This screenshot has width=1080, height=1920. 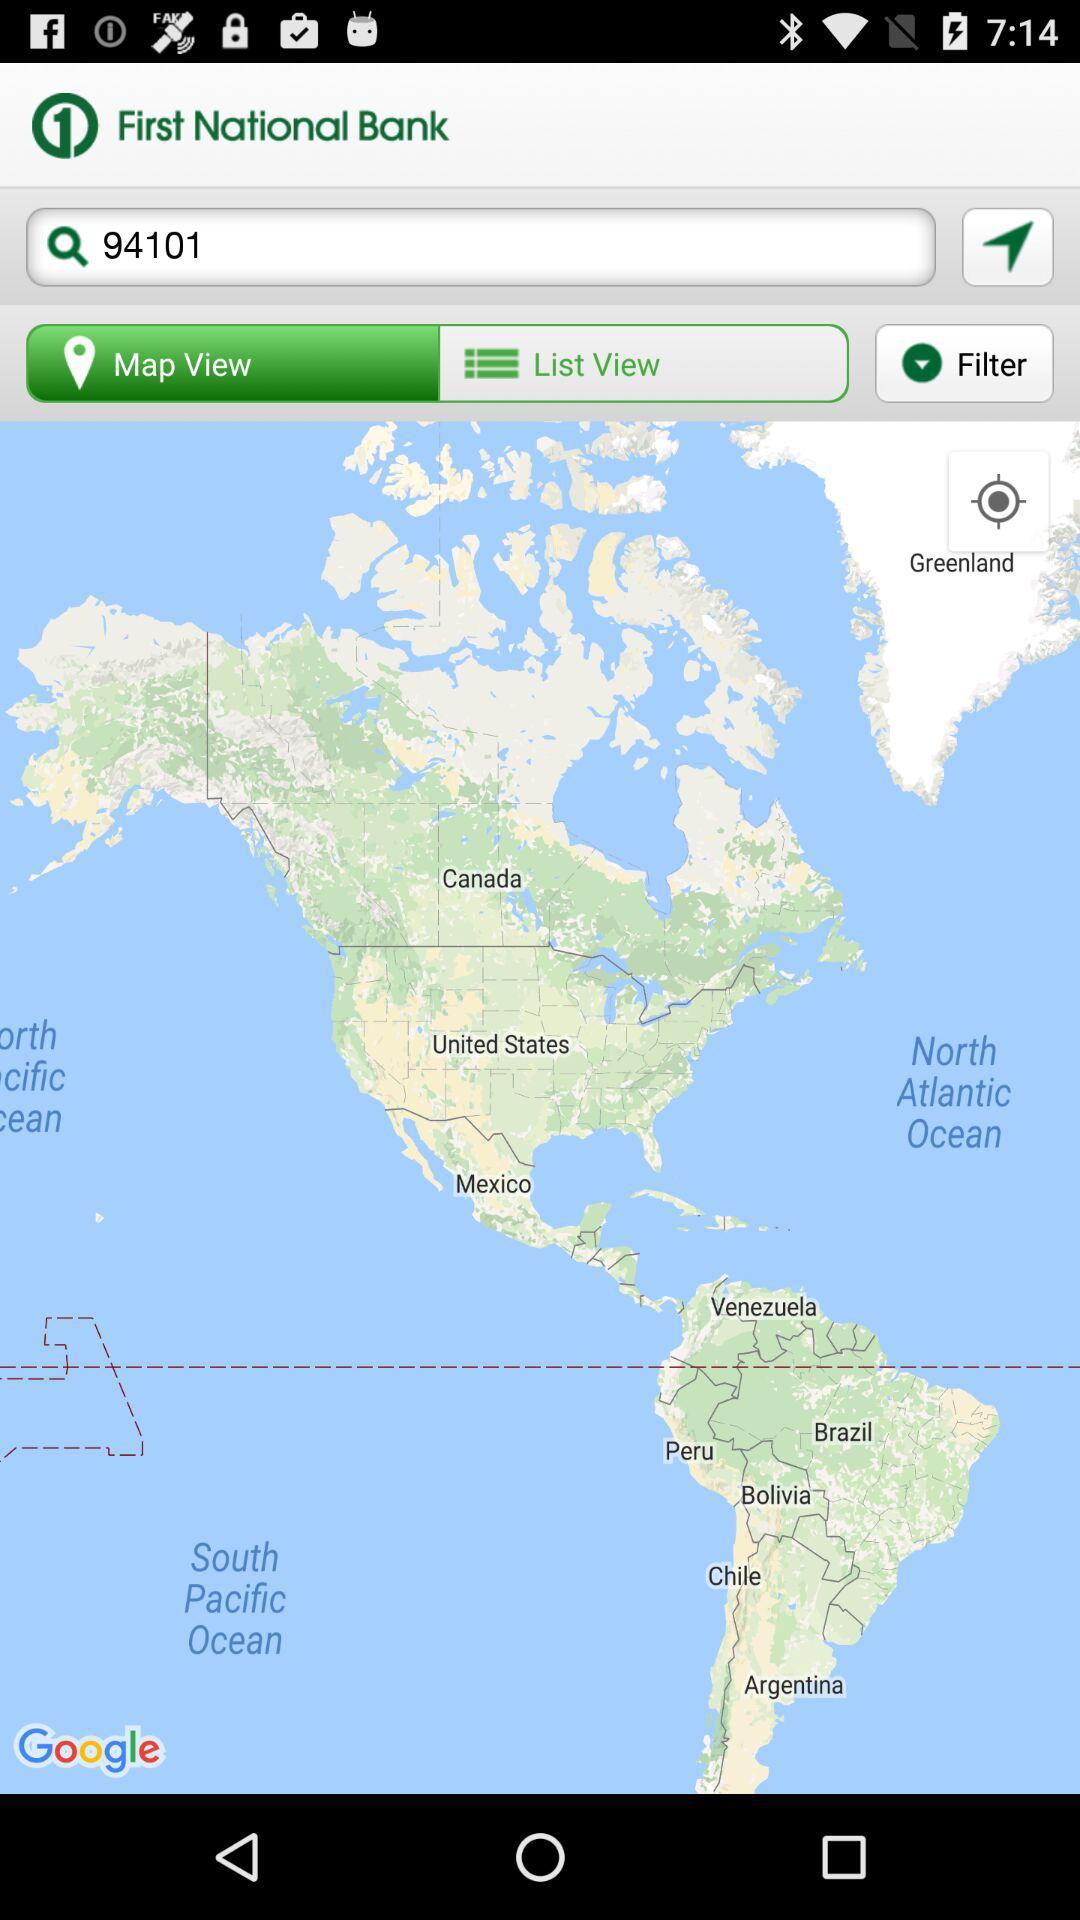 I want to click on icon below 94101 icon, so click(x=232, y=363).